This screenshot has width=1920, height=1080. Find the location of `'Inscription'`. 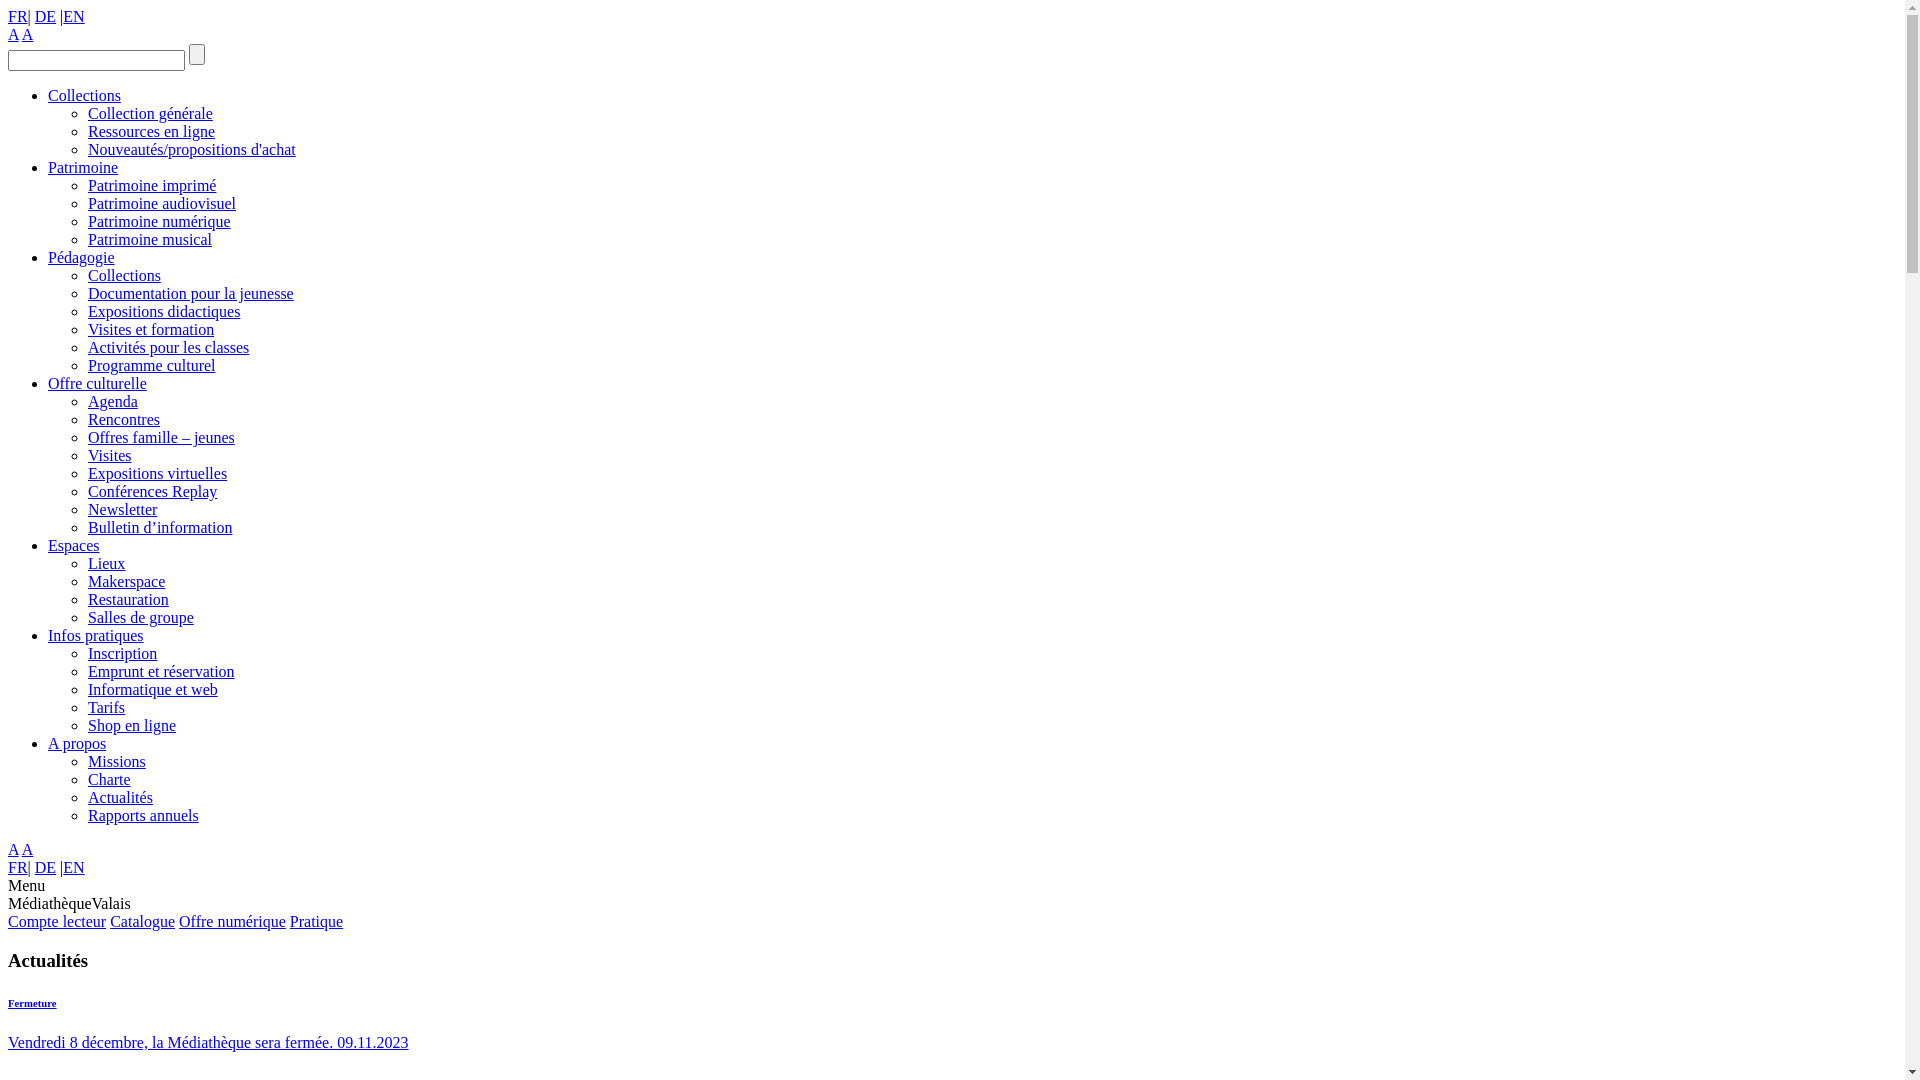

'Inscription' is located at coordinates (121, 653).